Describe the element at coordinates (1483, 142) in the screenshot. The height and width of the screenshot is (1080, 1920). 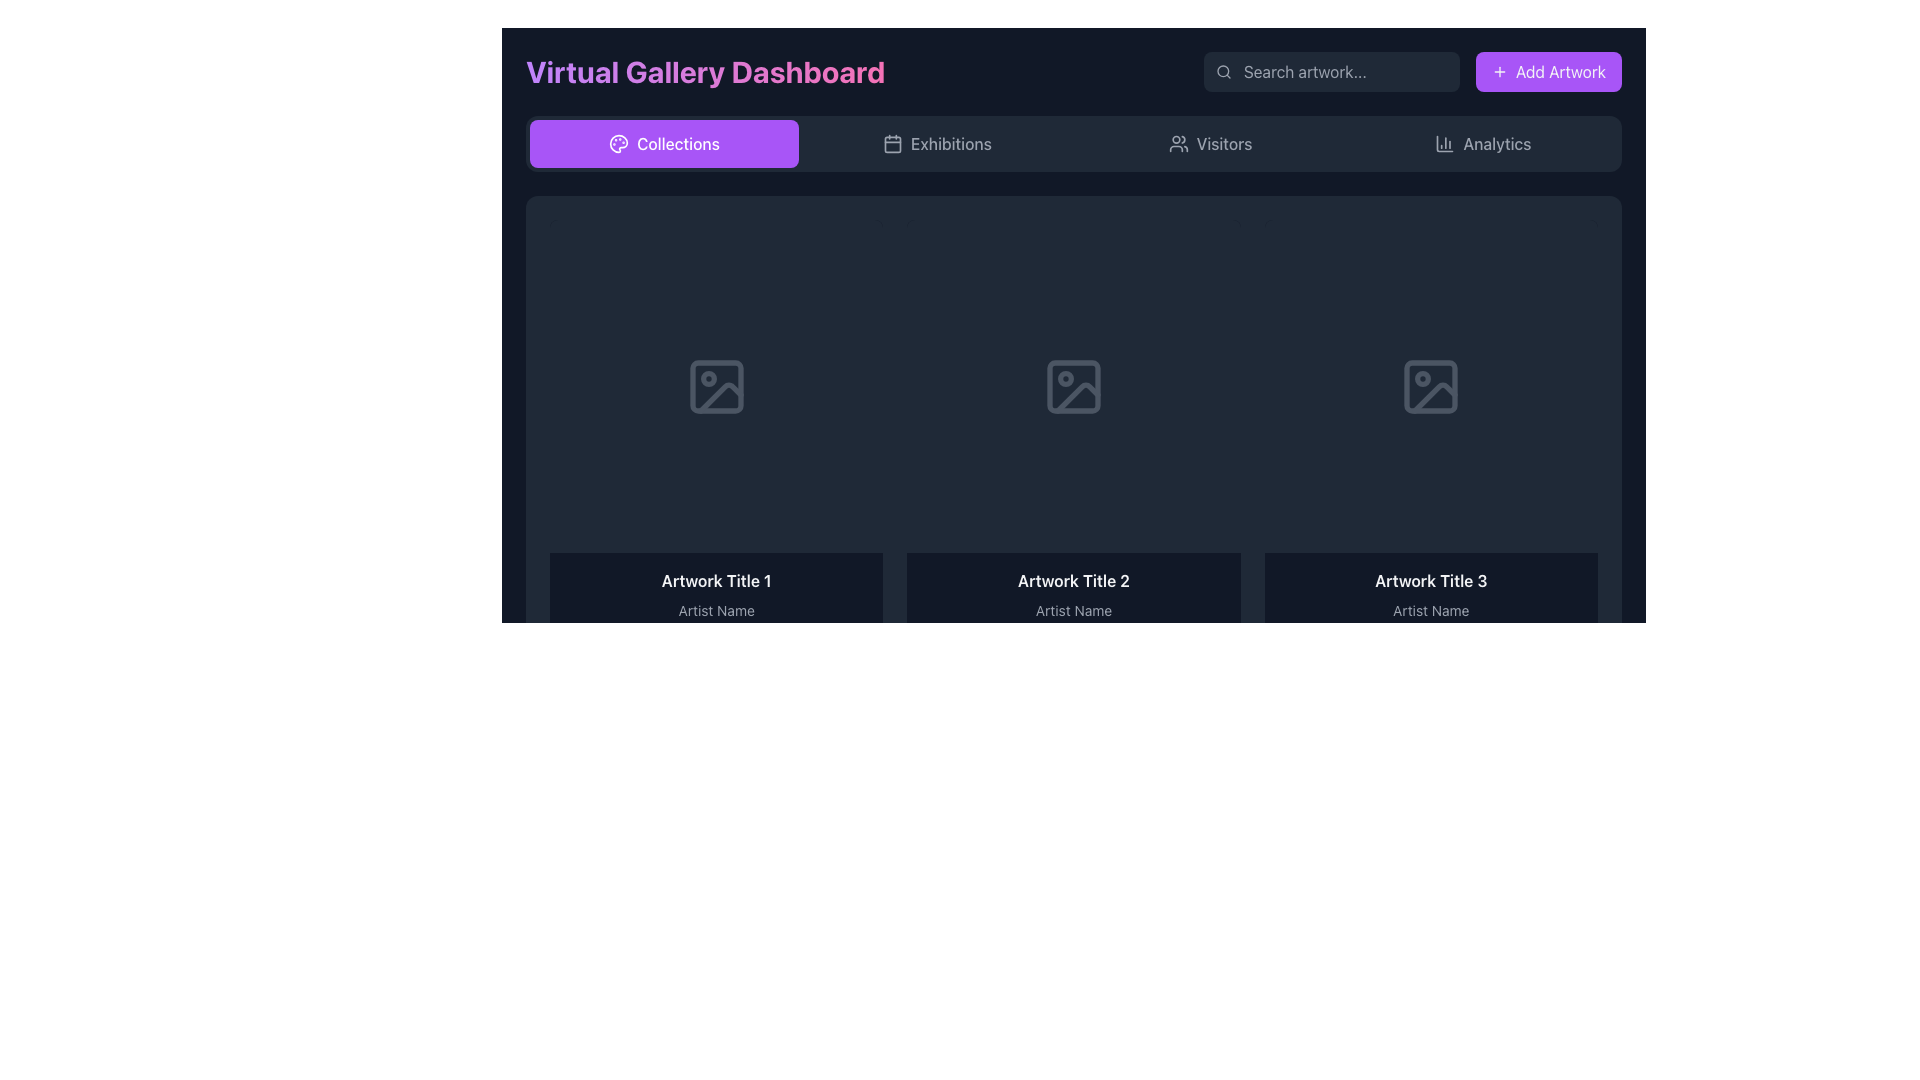
I see `the 'Analytics' button, which is a rectangular button with a bar chart icon and gray text, located in the top navigation menu` at that location.